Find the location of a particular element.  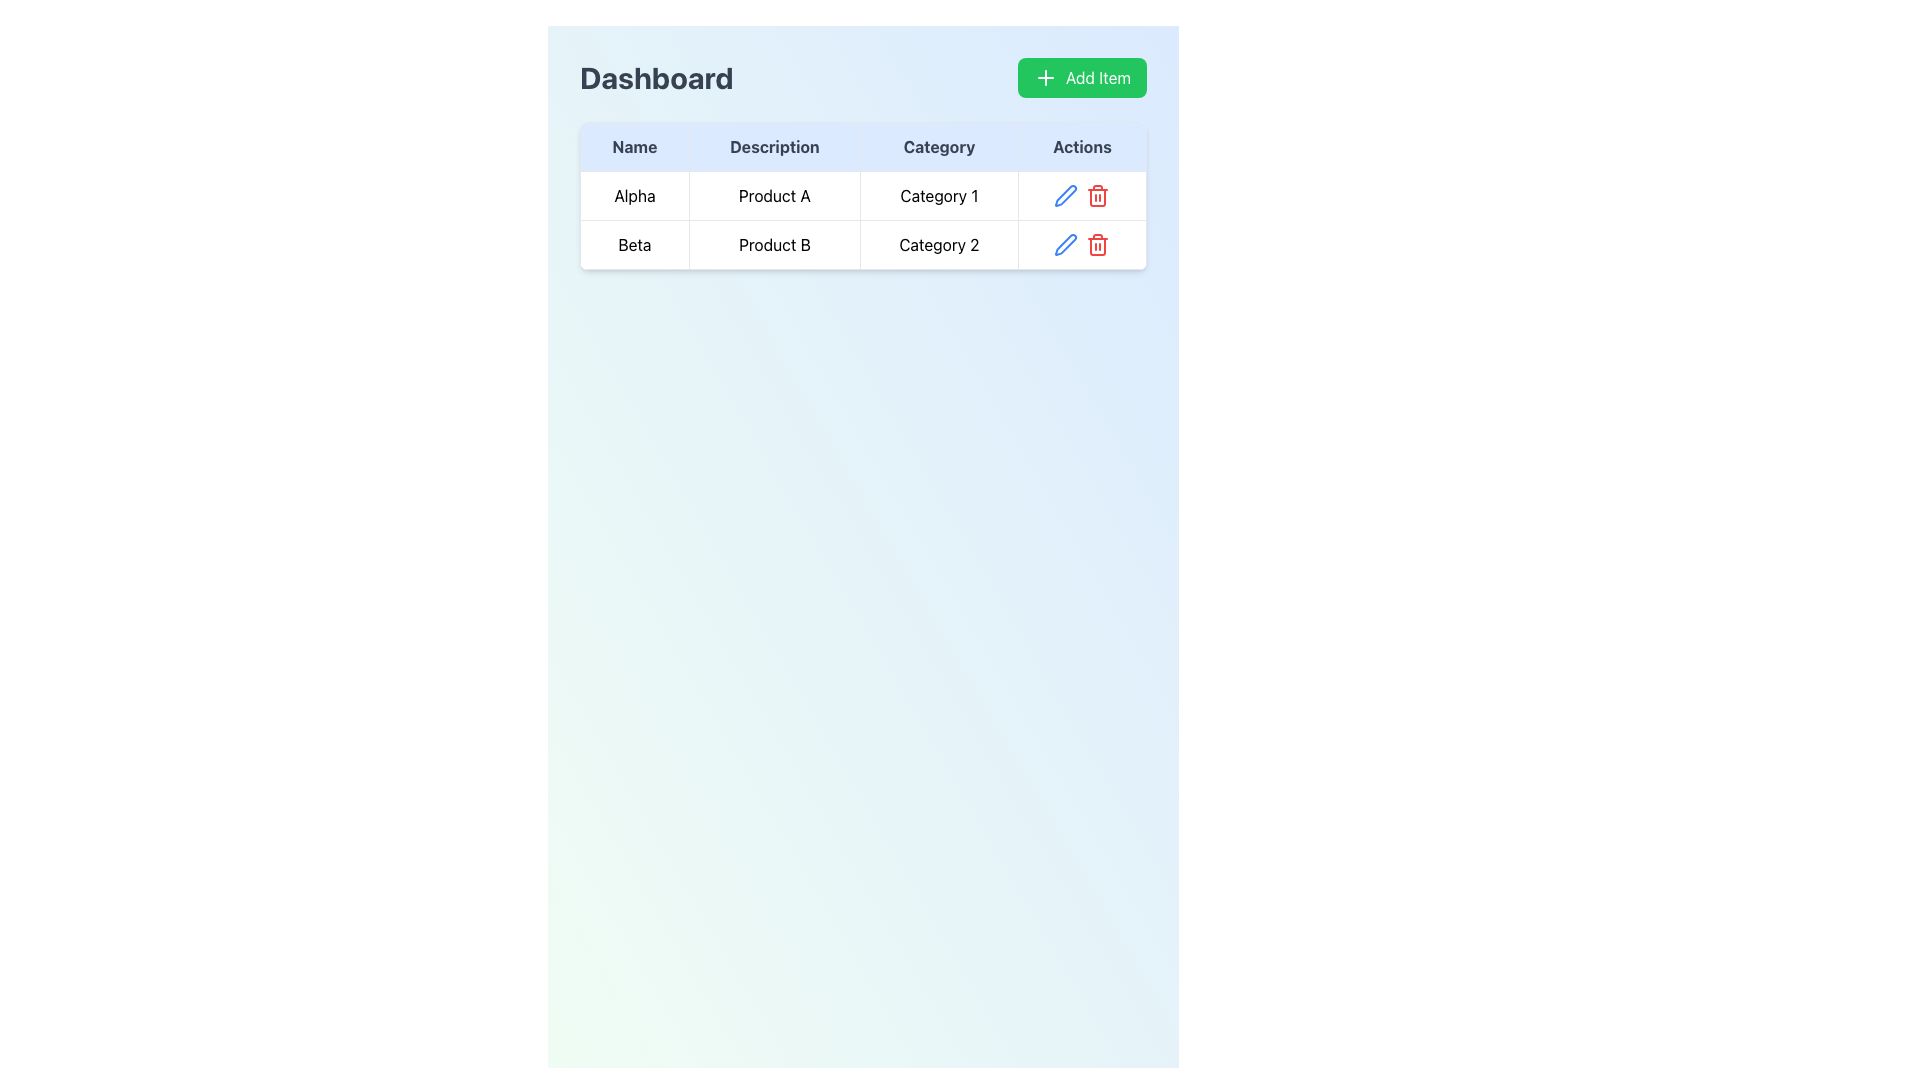

the delete icon (trash bin) in the actions column of the second row of the table is located at coordinates (1081, 244).